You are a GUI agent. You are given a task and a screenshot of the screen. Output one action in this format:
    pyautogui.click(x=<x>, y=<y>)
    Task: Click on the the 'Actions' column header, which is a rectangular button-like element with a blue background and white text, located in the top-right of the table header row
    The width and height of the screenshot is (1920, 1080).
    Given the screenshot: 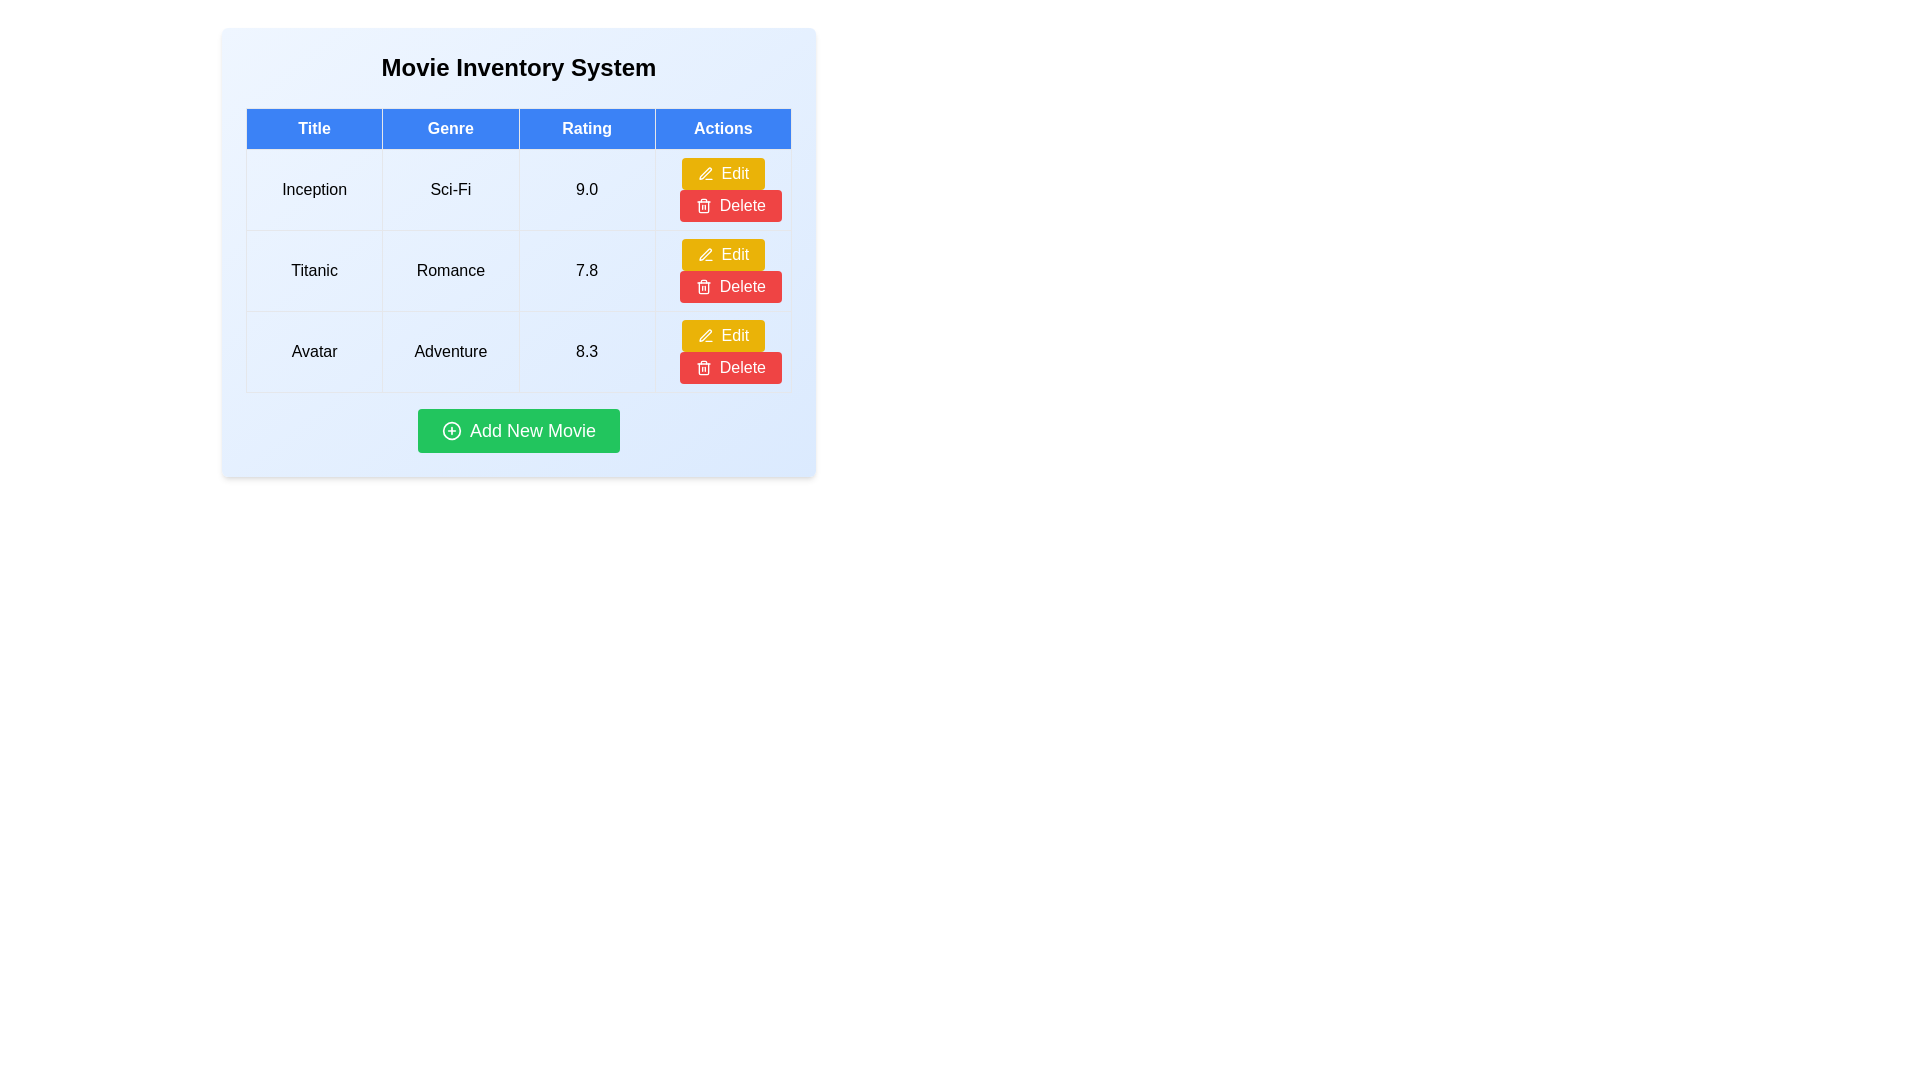 What is the action you would take?
    pyautogui.click(x=722, y=128)
    